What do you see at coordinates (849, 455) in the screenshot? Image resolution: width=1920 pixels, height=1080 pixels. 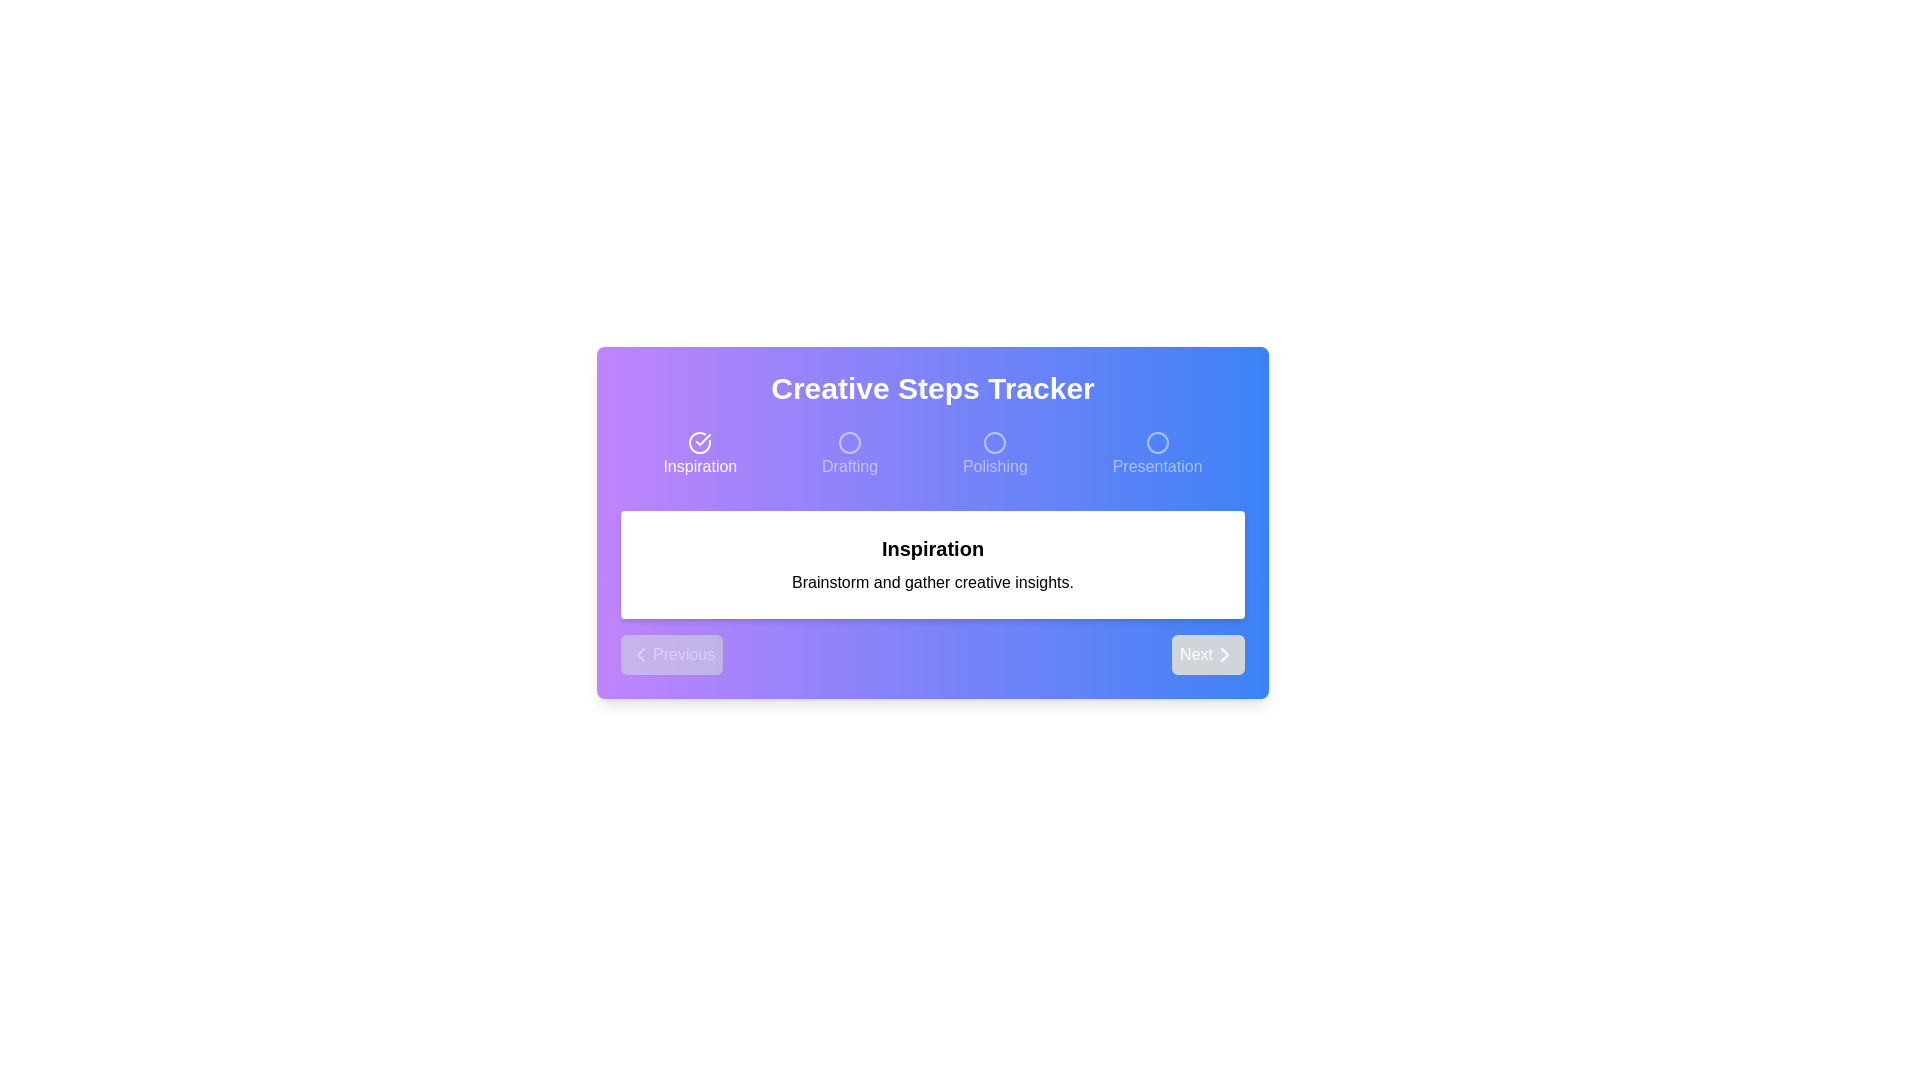 I see `the step Drafting in the progress tracker` at bounding box center [849, 455].